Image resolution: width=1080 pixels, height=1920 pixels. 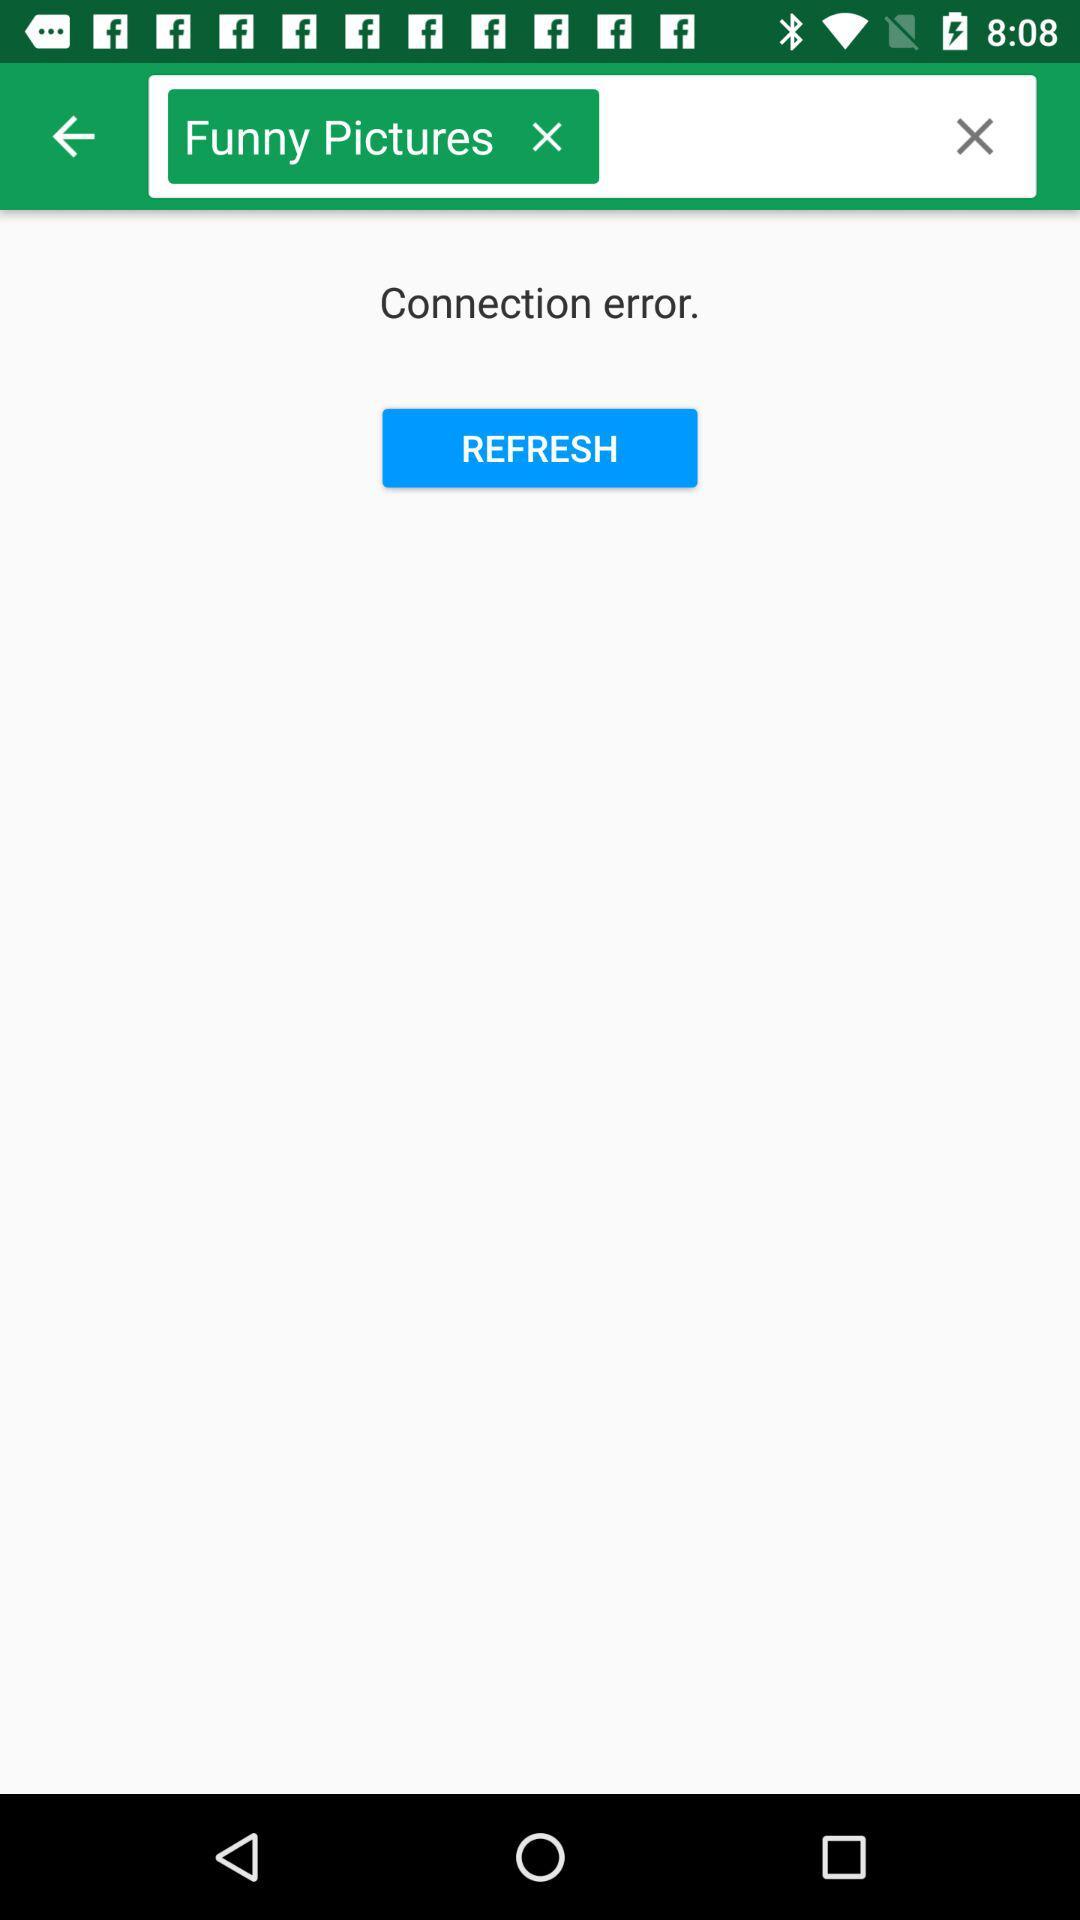 What do you see at coordinates (540, 447) in the screenshot?
I see `the refresh` at bounding box center [540, 447].